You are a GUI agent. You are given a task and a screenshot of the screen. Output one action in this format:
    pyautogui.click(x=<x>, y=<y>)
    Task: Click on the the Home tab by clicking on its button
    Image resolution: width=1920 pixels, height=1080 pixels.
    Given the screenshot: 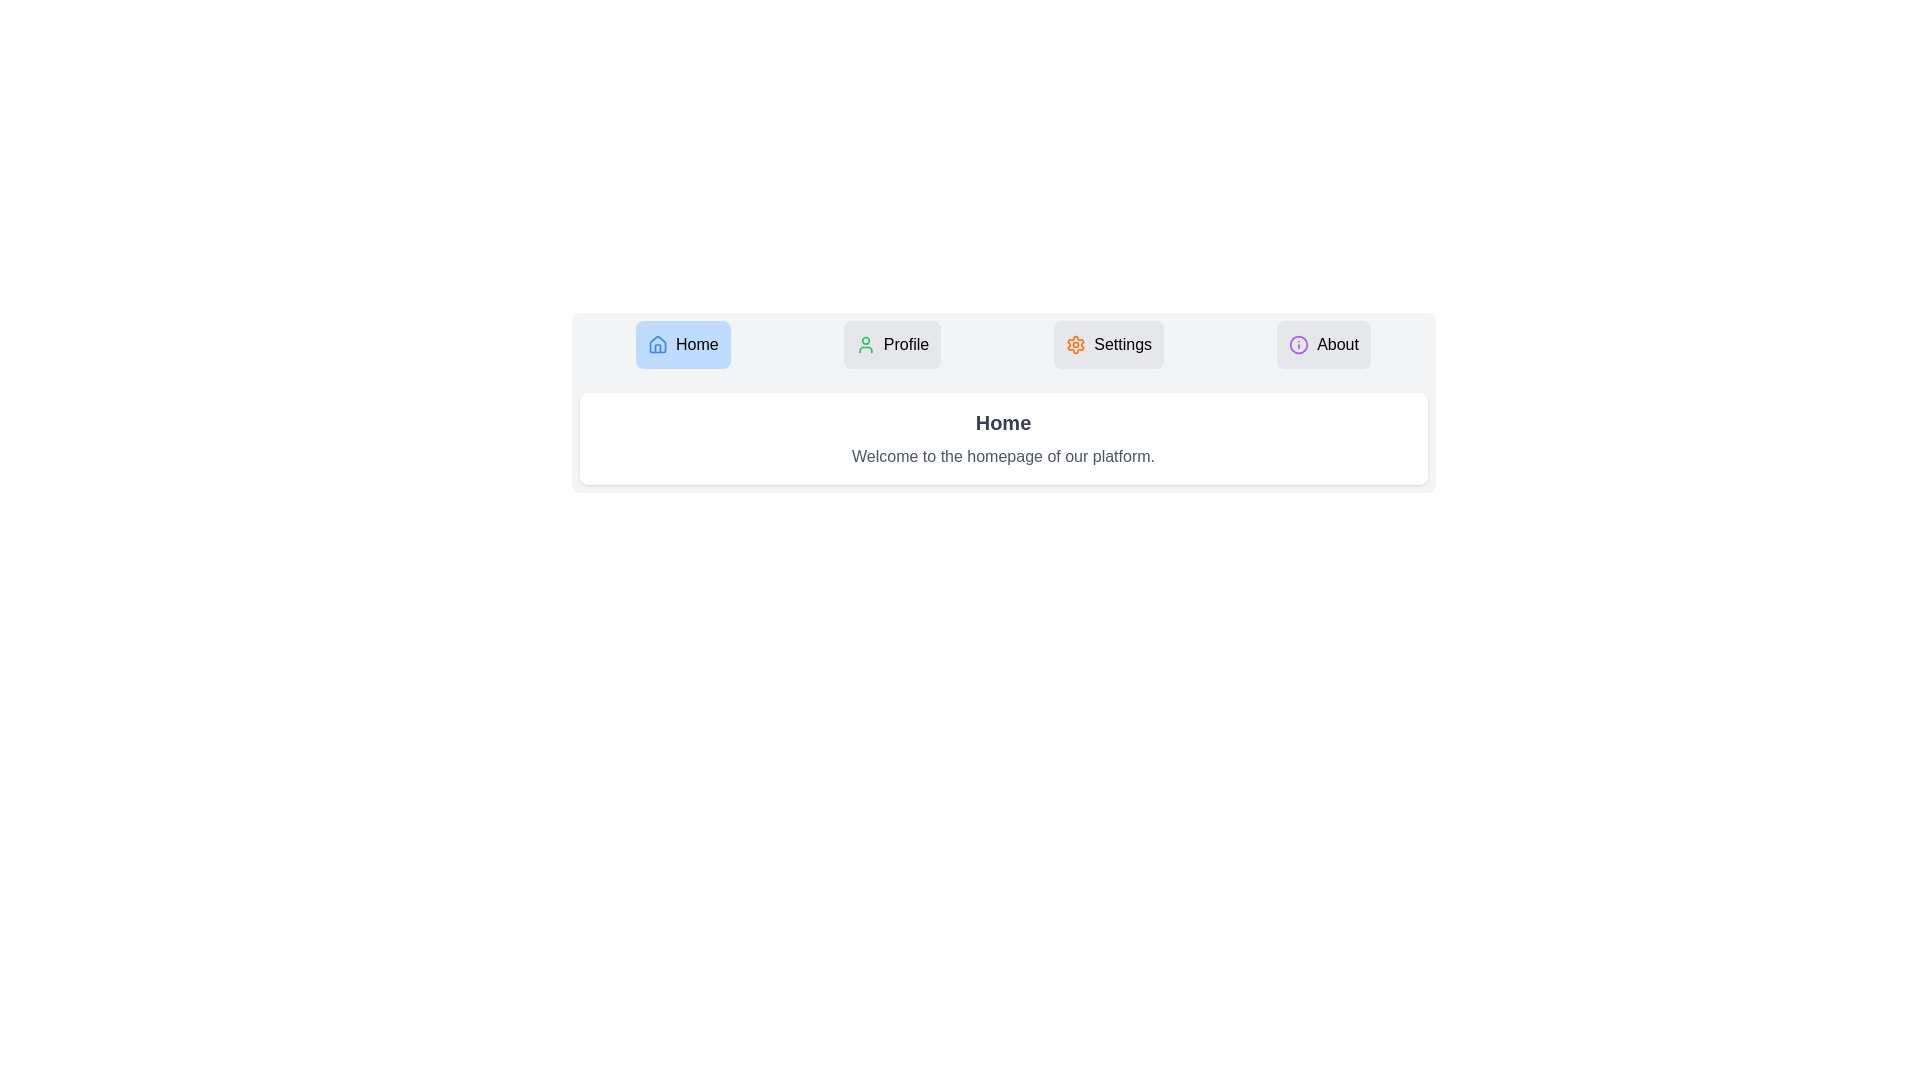 What is the action you would take?
    pyautogui.click(x=683, y=343)
    